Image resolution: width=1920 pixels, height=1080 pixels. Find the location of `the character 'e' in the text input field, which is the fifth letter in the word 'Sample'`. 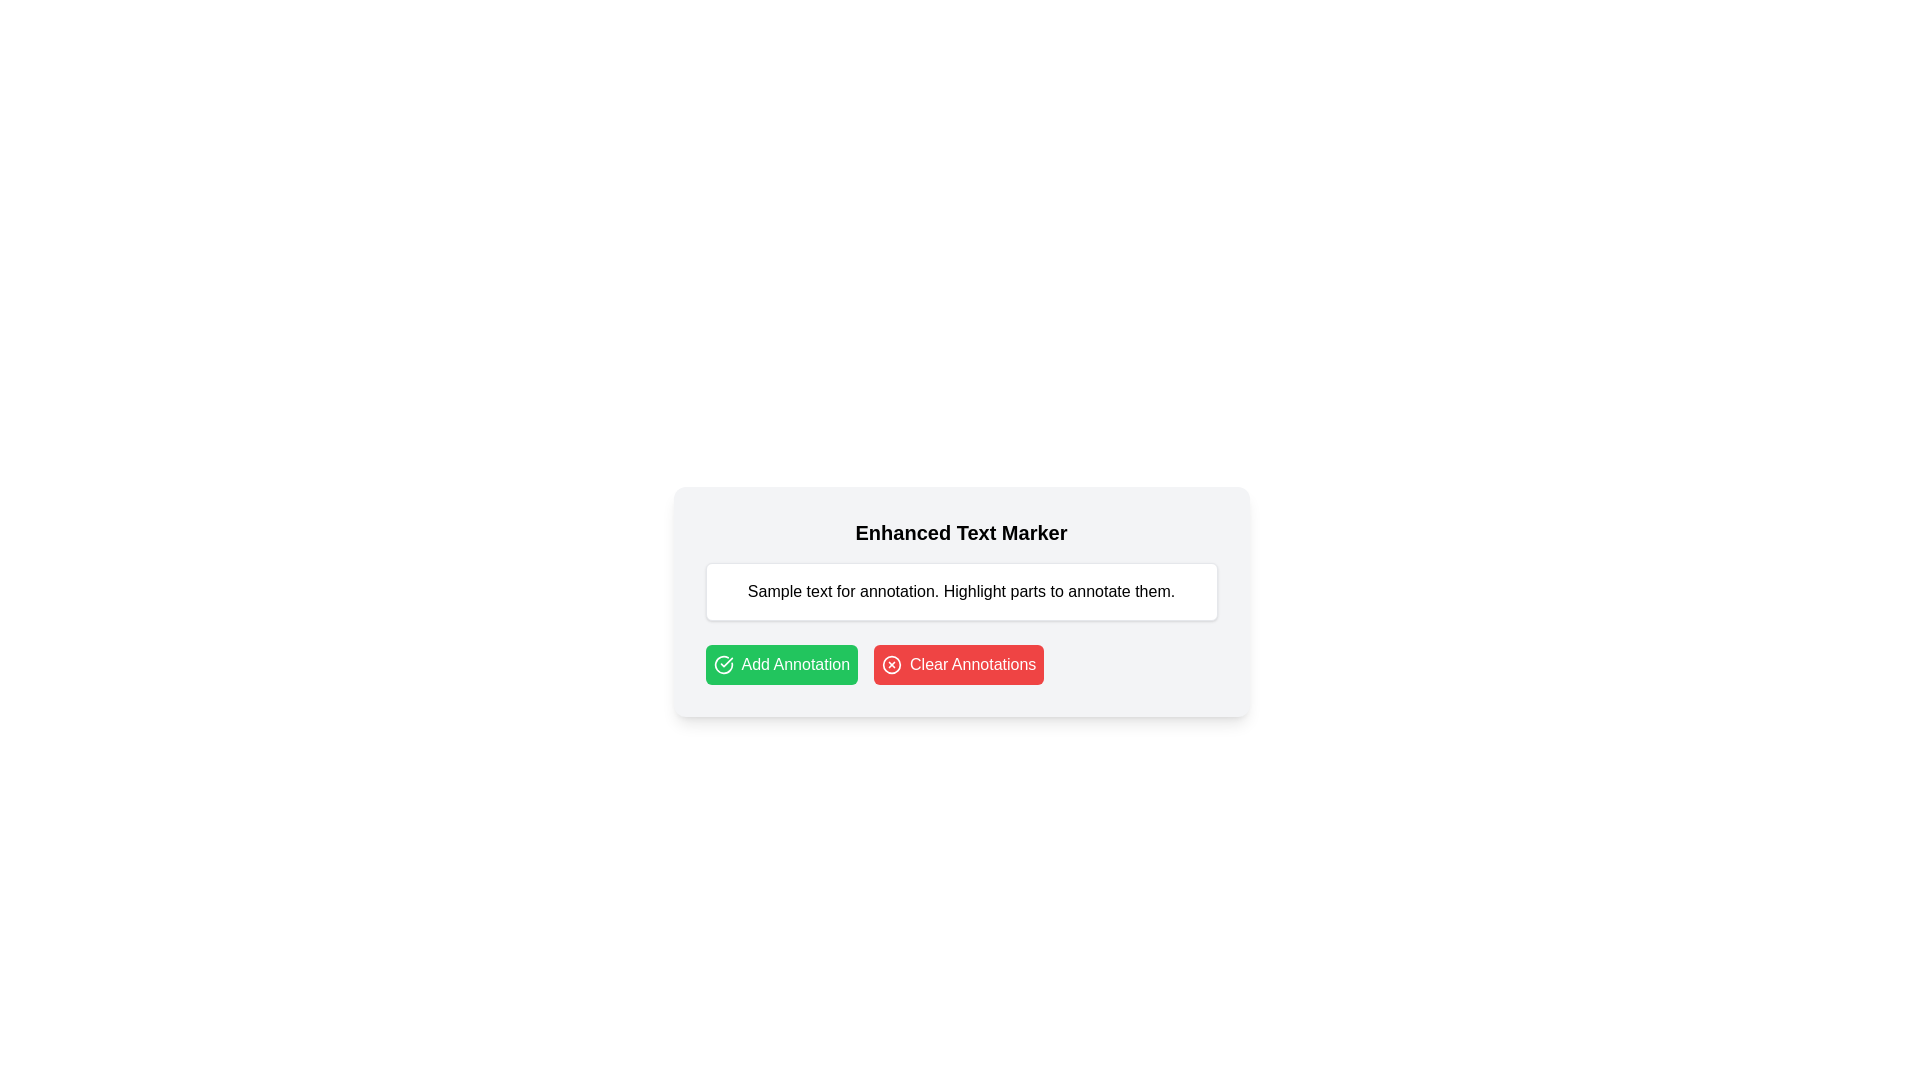

the character 'e' in the text input field, which is the fifth letter in the word 'Sample' is located at coordinates (796, 590).